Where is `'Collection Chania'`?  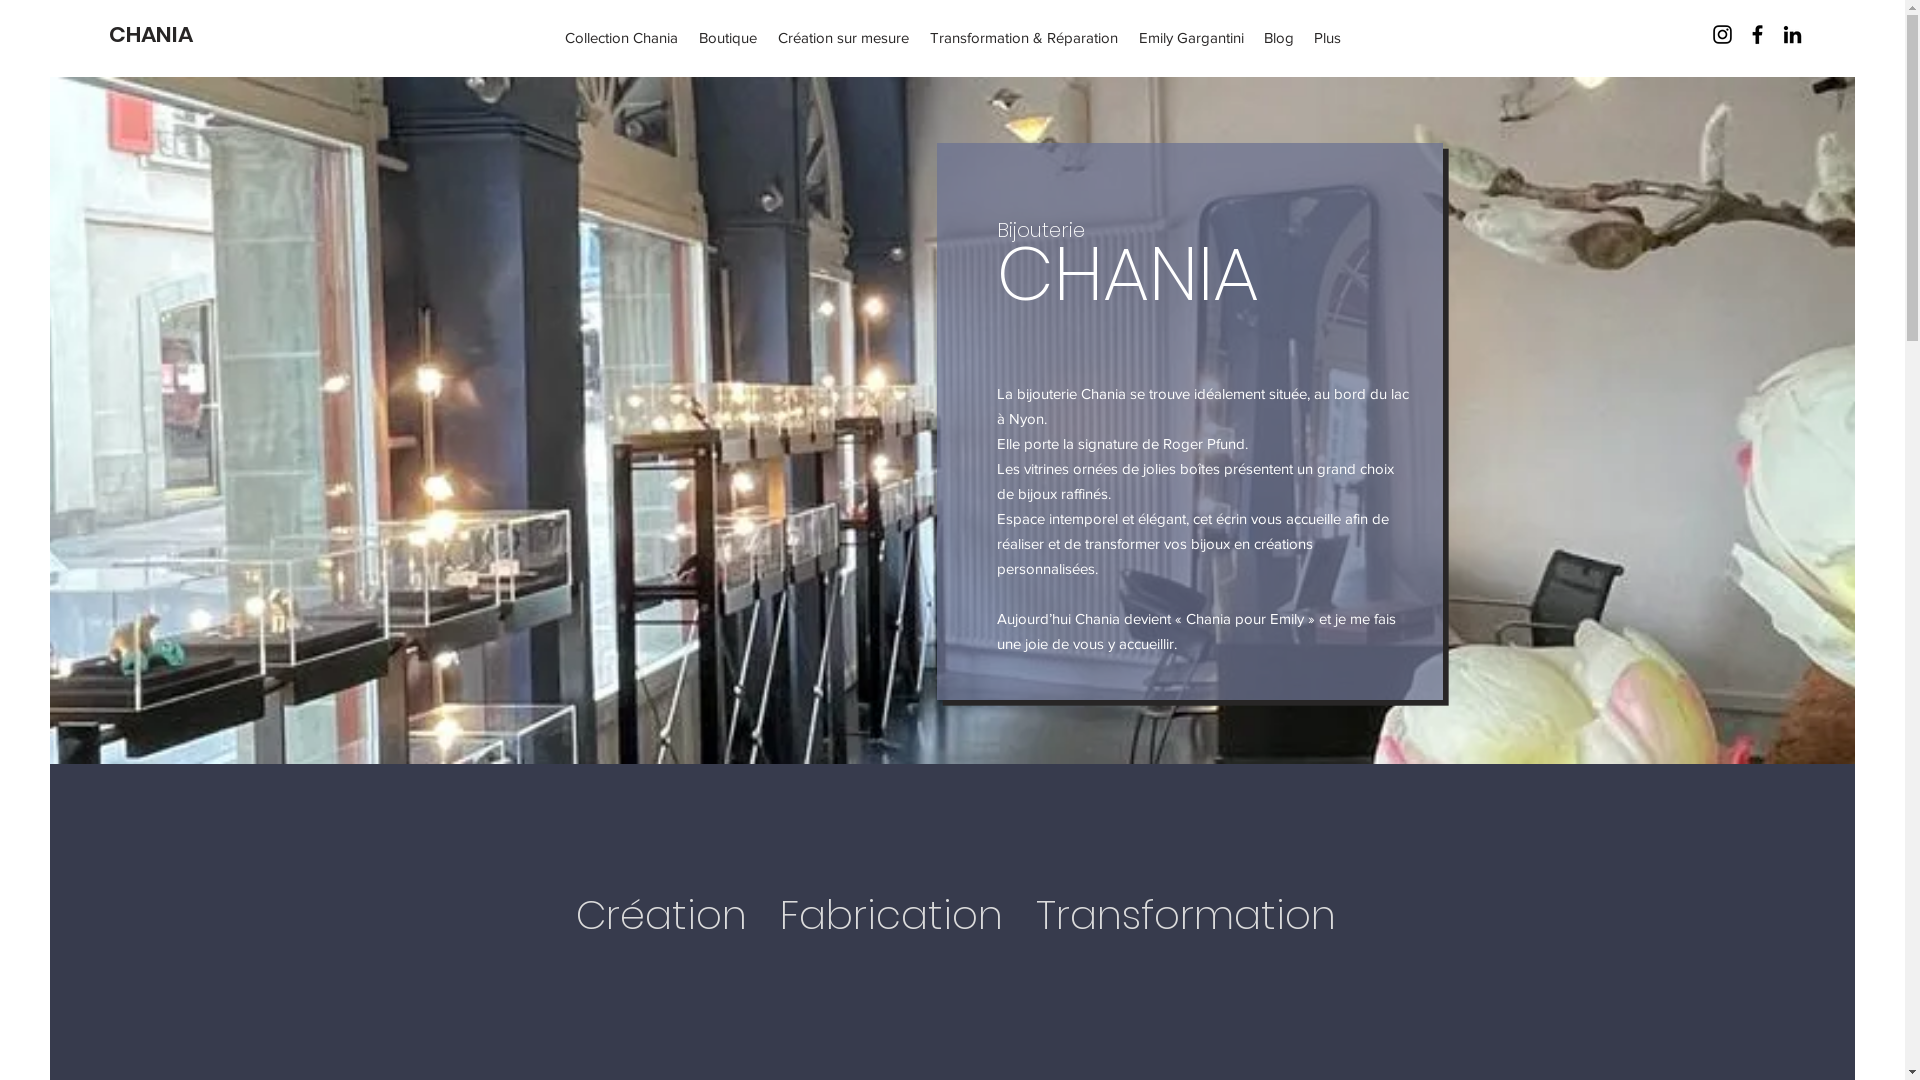
'Collection Chania' is located at coordinates (621, 37).